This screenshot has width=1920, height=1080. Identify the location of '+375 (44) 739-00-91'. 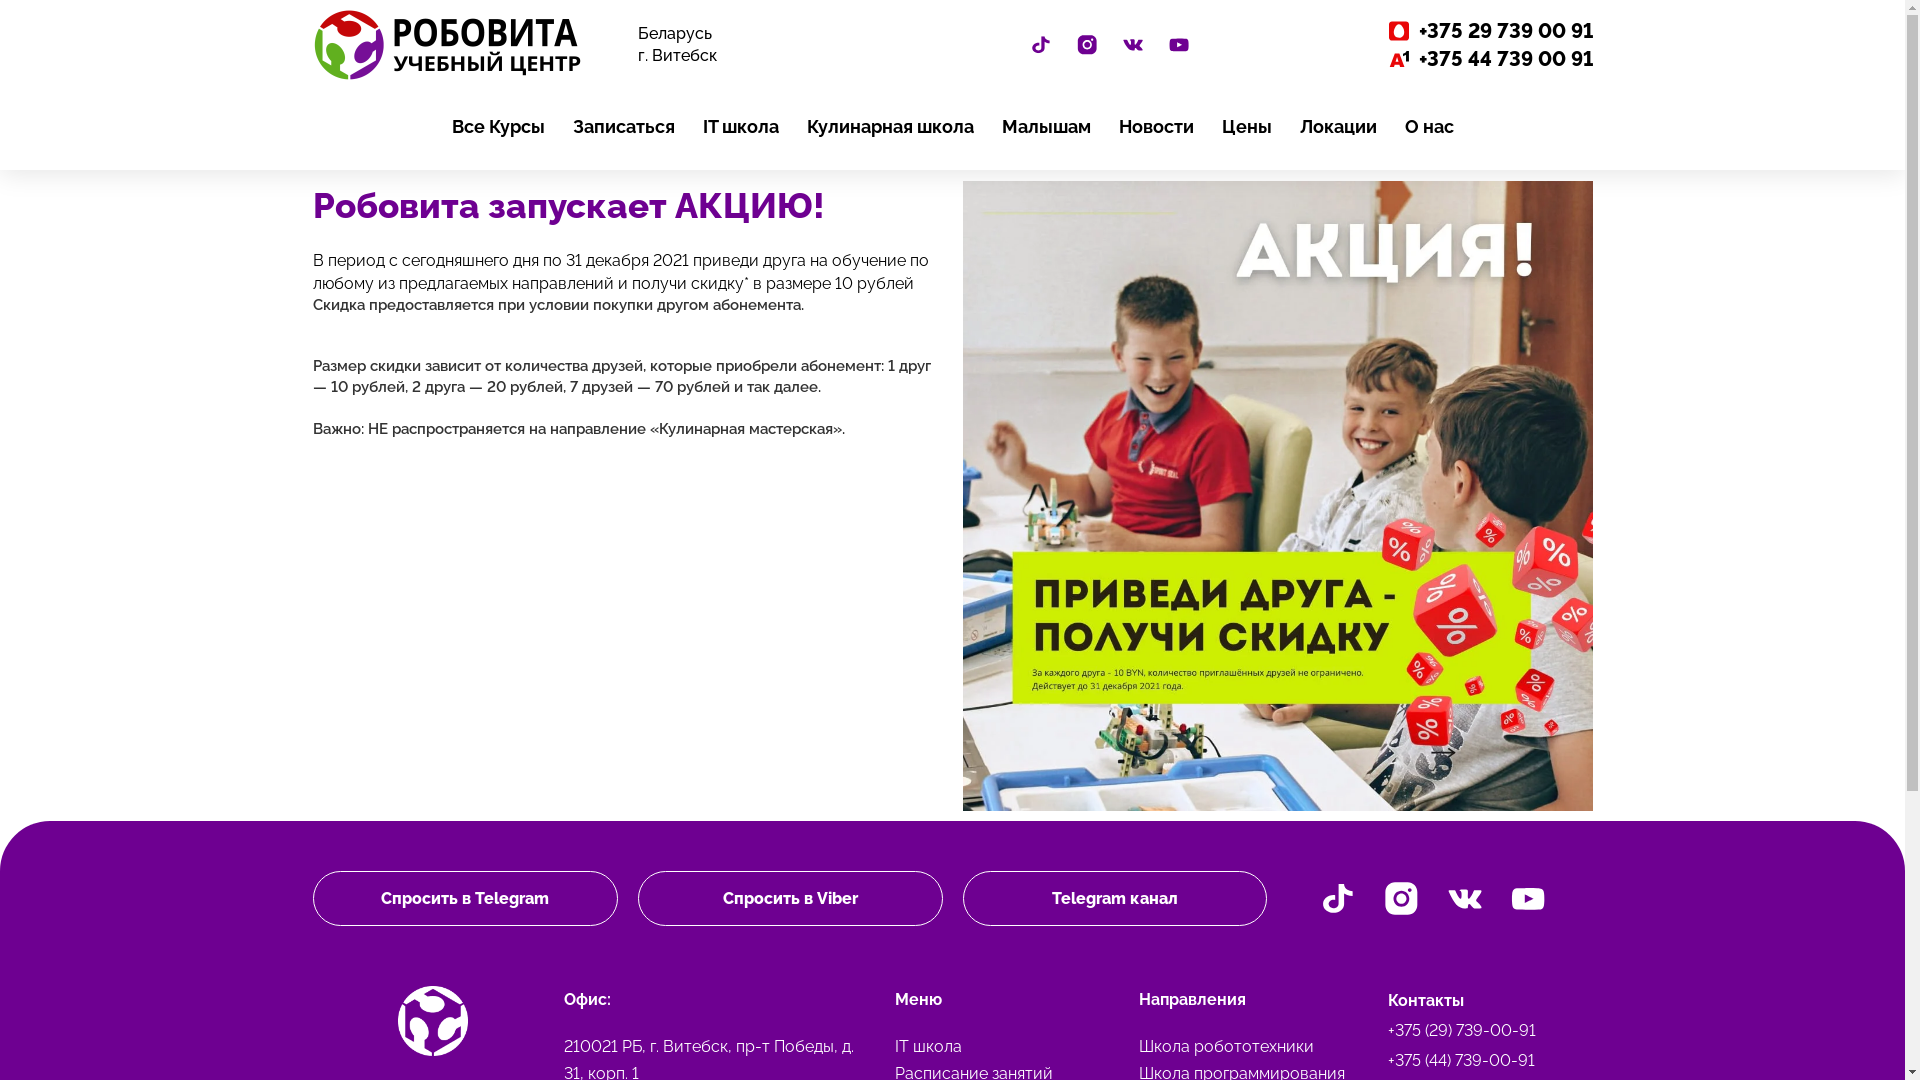
(1484, 1059).